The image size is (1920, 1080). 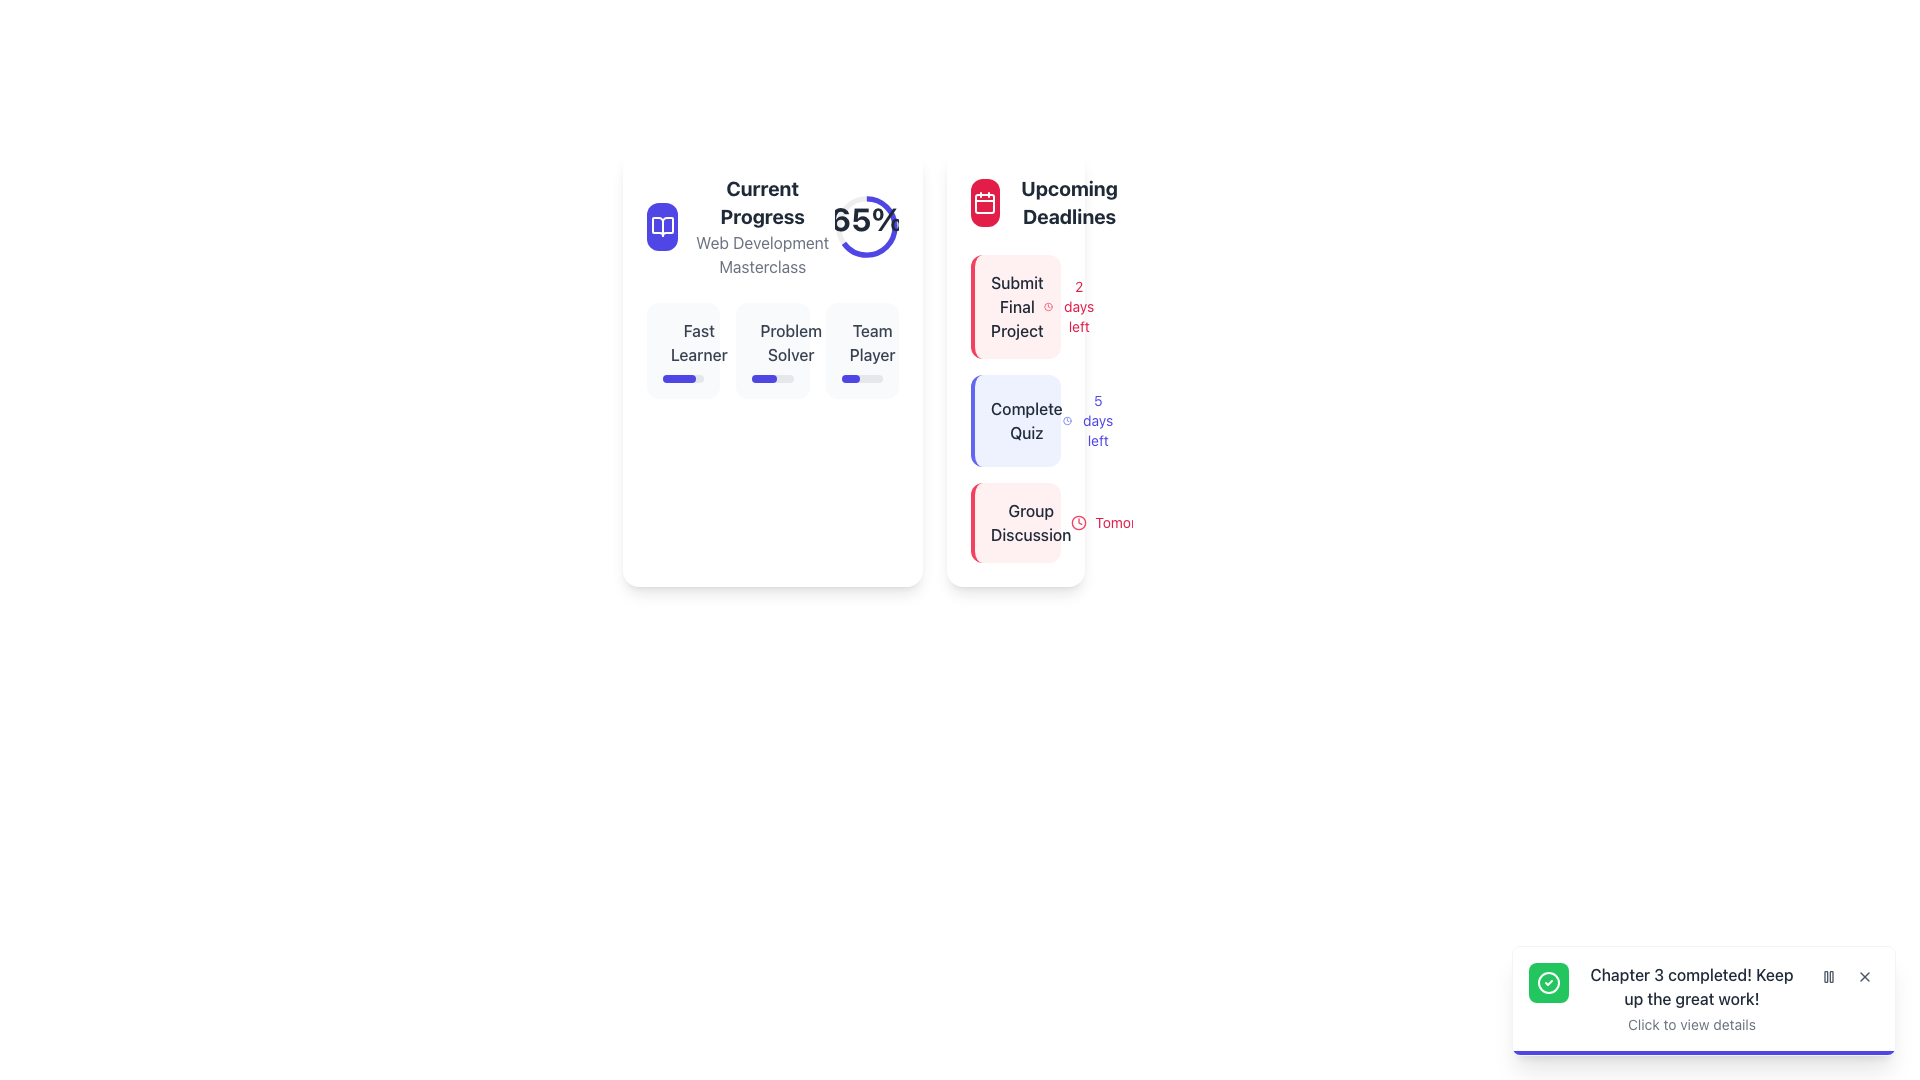 What do you see at coordinates (1066, 419) in the screenshot?
I see `the time icon that symbolizes the remaining time for the deadline, located to the left of the text '5 days left' in the Upcoming Deadlines section for the 'Complete Quiz' task` at bounding box center [1066, 419].